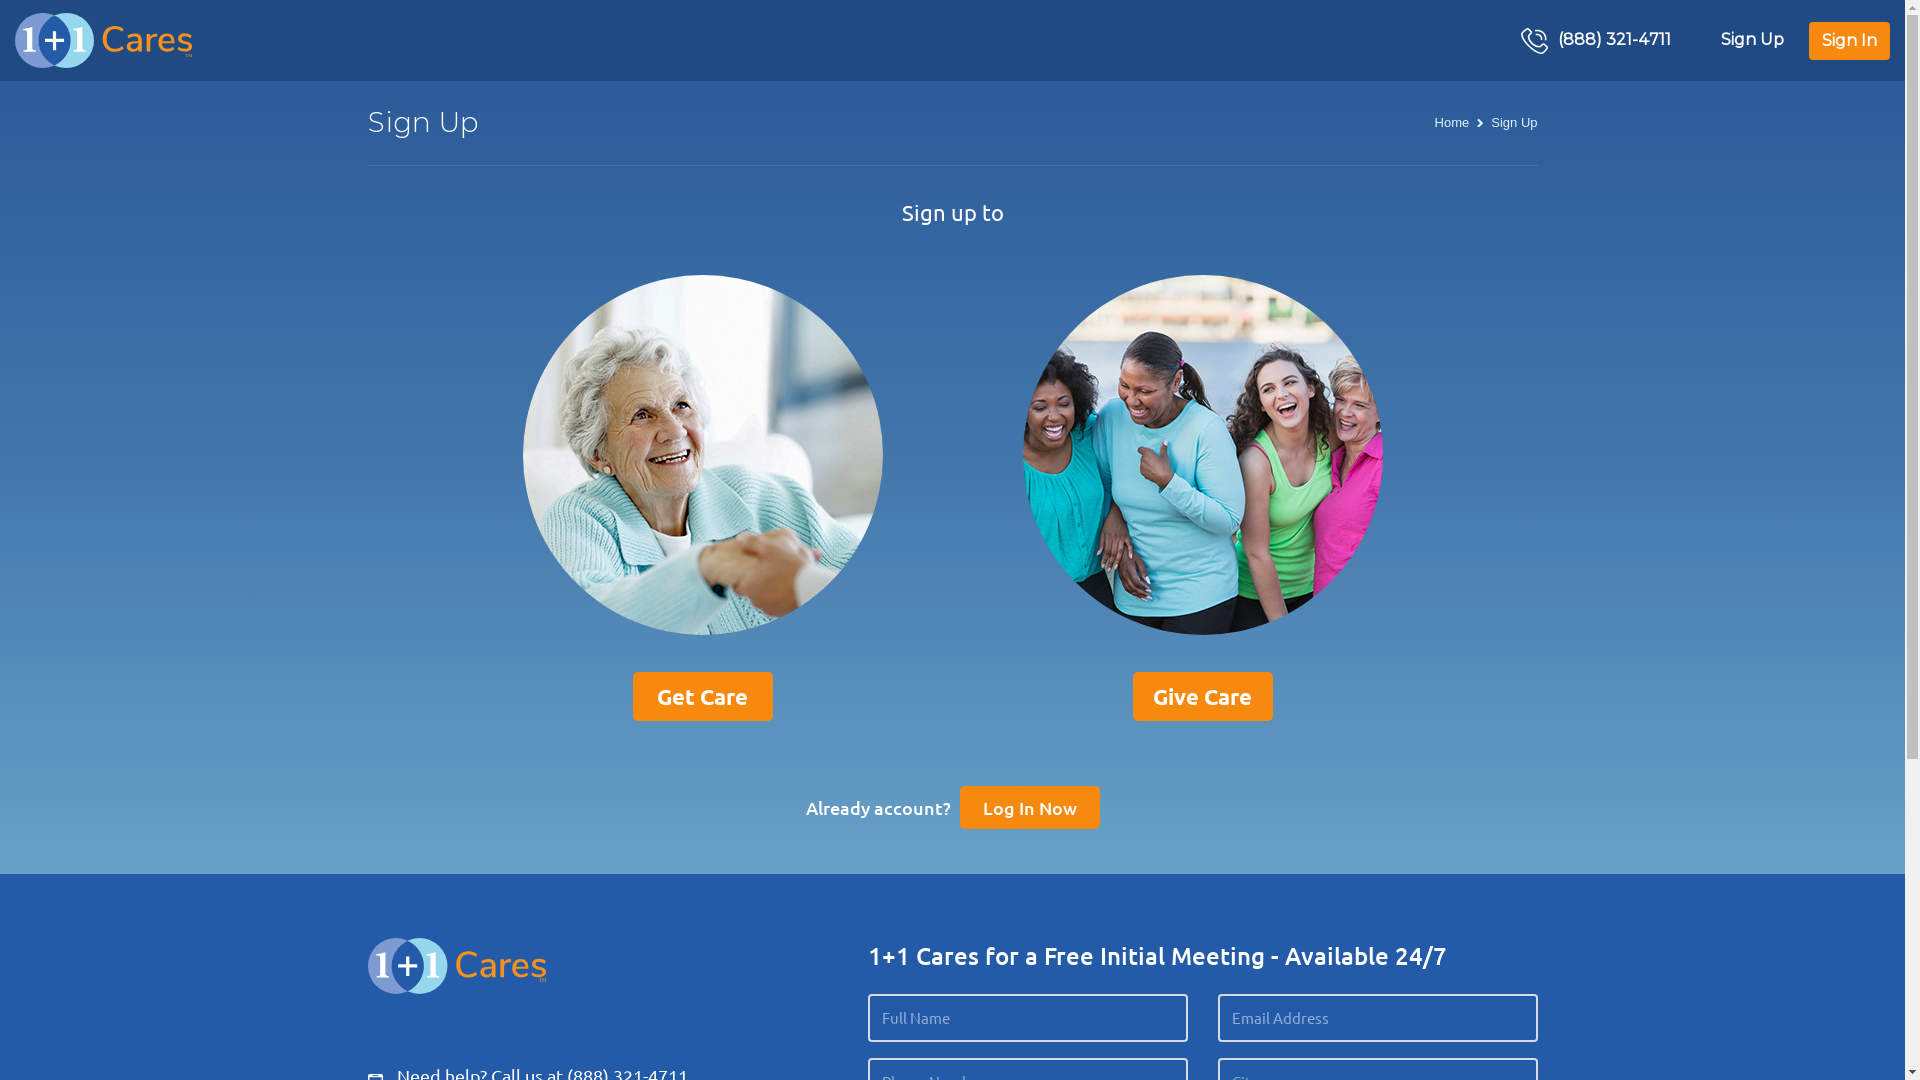 Image resolution: width=1920 pixels, height=1080 pixels. What do you see at coordinates (1595, 41) in the screenshot?
I see `'(888) 321-4711'` at bounding box center [1595, 41].